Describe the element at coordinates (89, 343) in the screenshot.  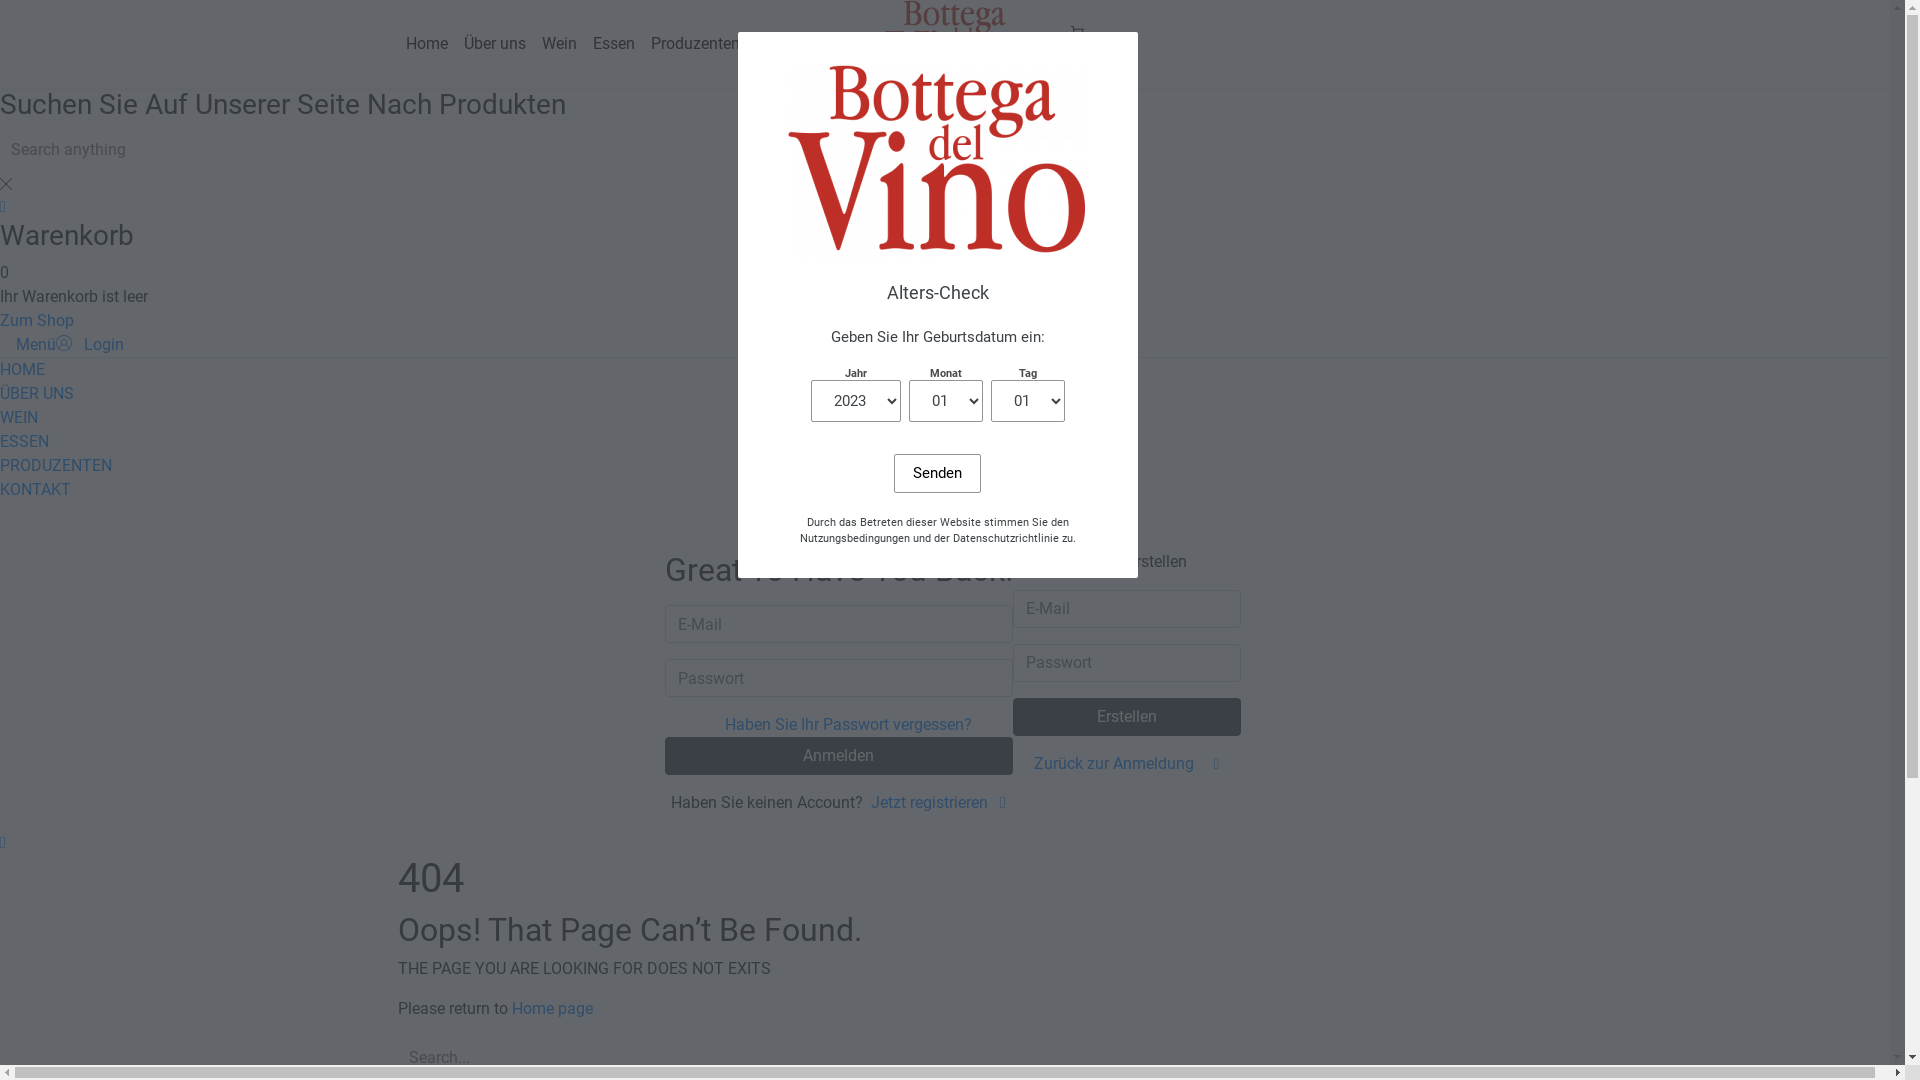
I see `'Login'` at that location.